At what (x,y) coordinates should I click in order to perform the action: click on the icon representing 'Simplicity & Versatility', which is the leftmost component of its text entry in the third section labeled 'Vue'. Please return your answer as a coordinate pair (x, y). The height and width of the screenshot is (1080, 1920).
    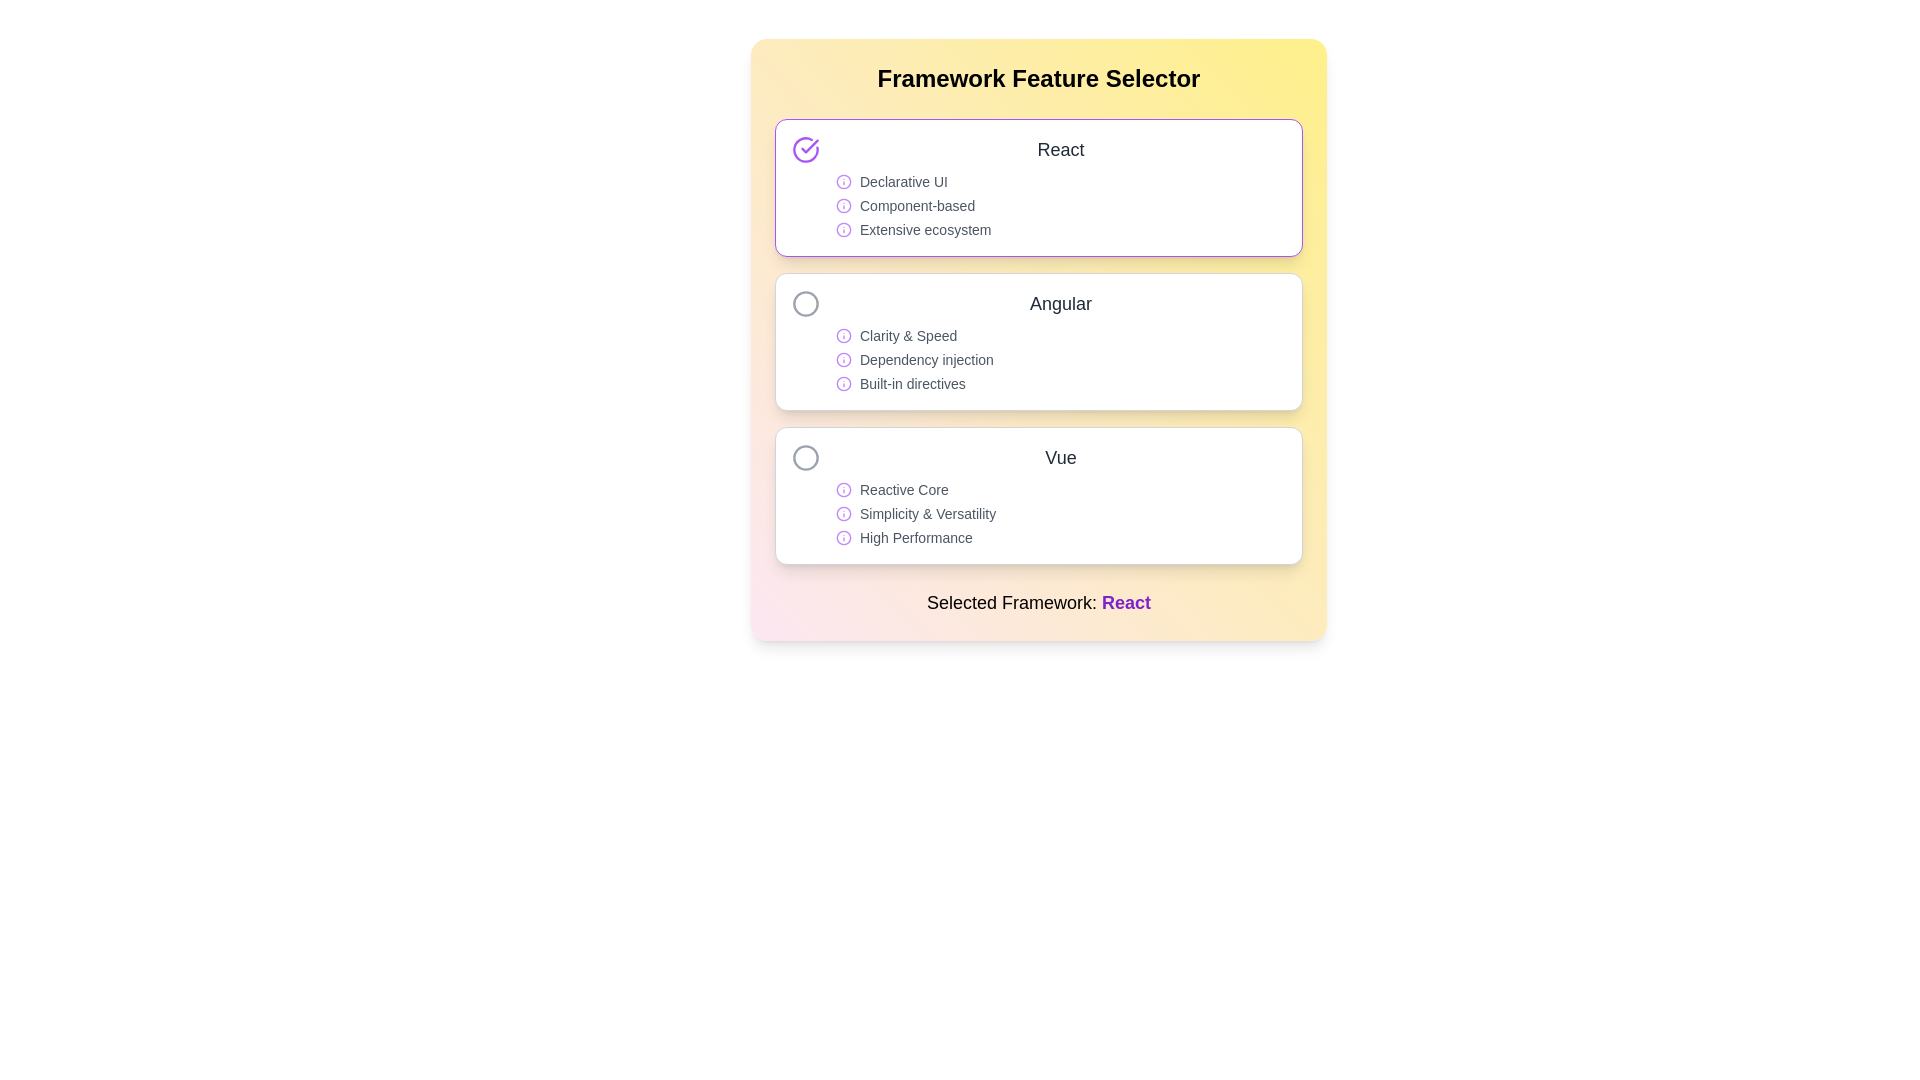
    Looking at the image, I should click on (844, 512).